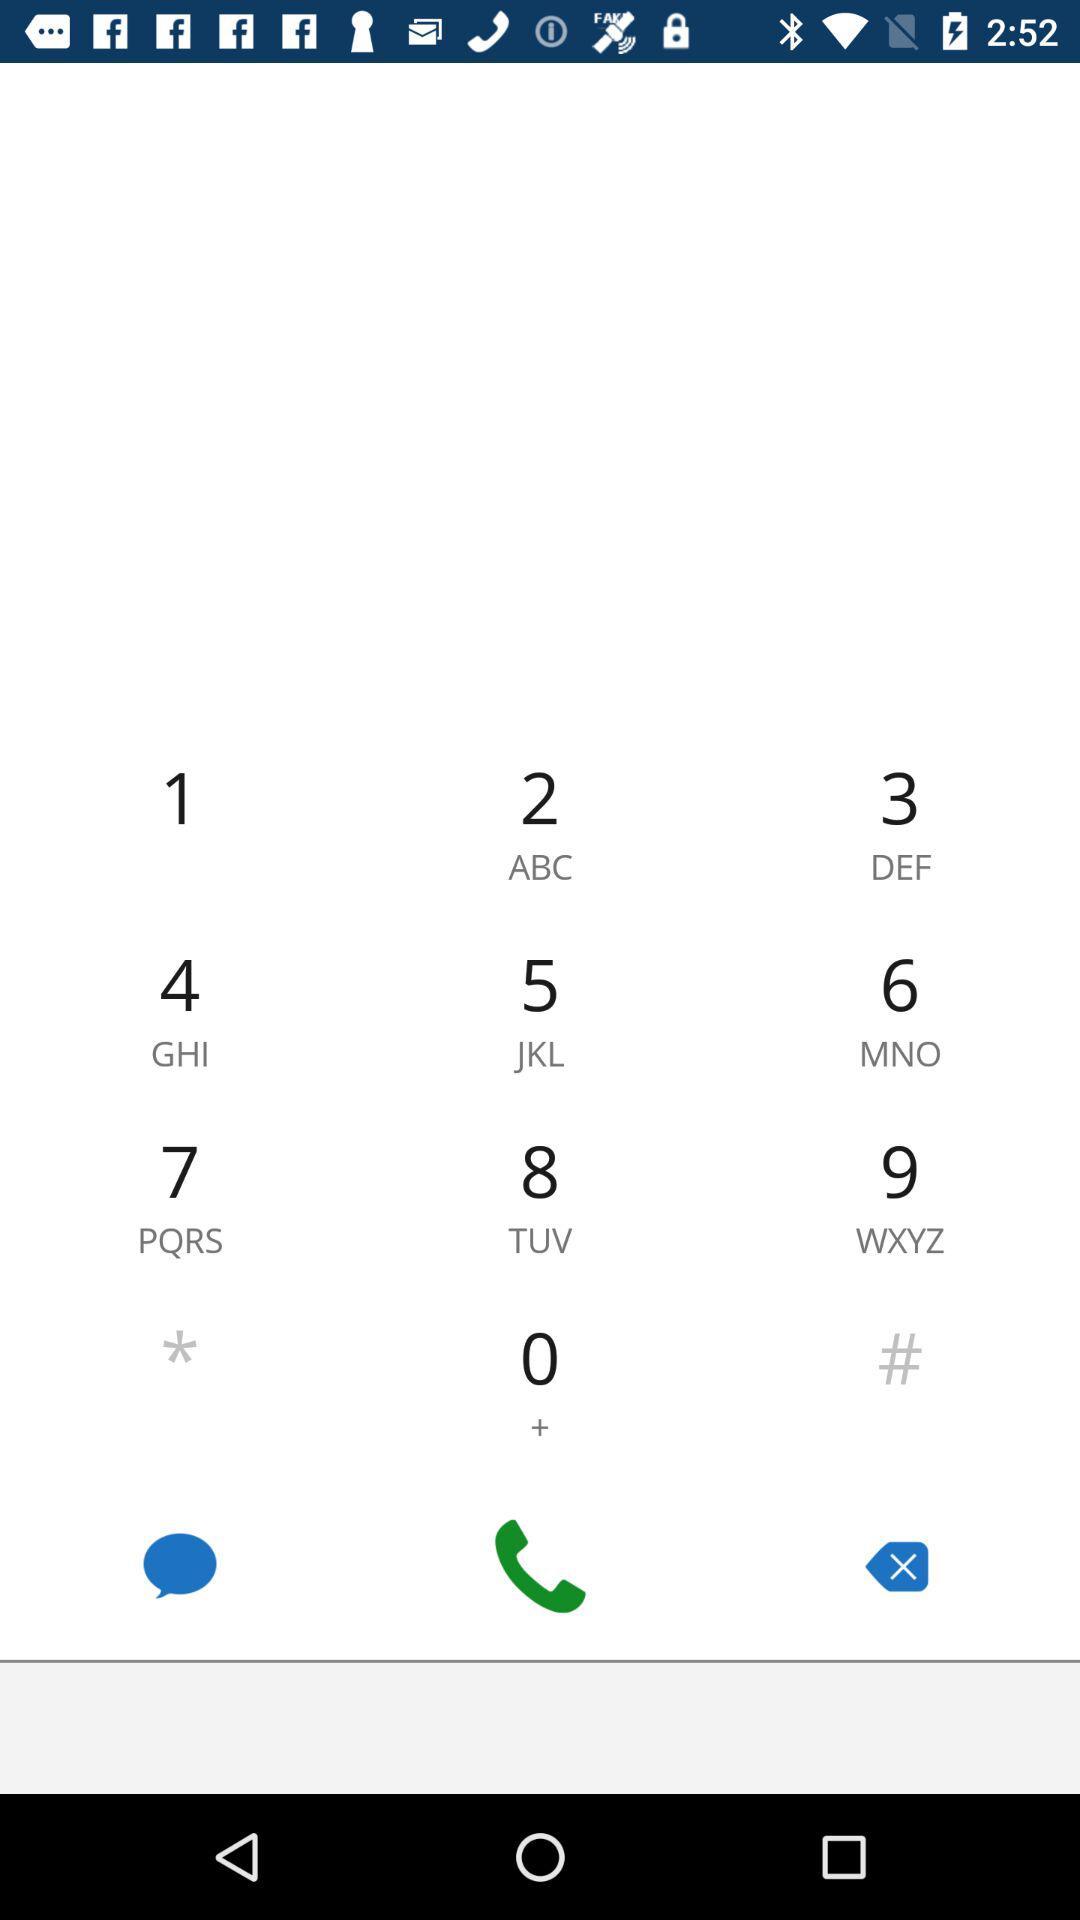 The height and width of the screenshot is (1920, 1080). Describe the element at coordinates (540, 1565) in the screenshot. I see `the call icon` at that location.